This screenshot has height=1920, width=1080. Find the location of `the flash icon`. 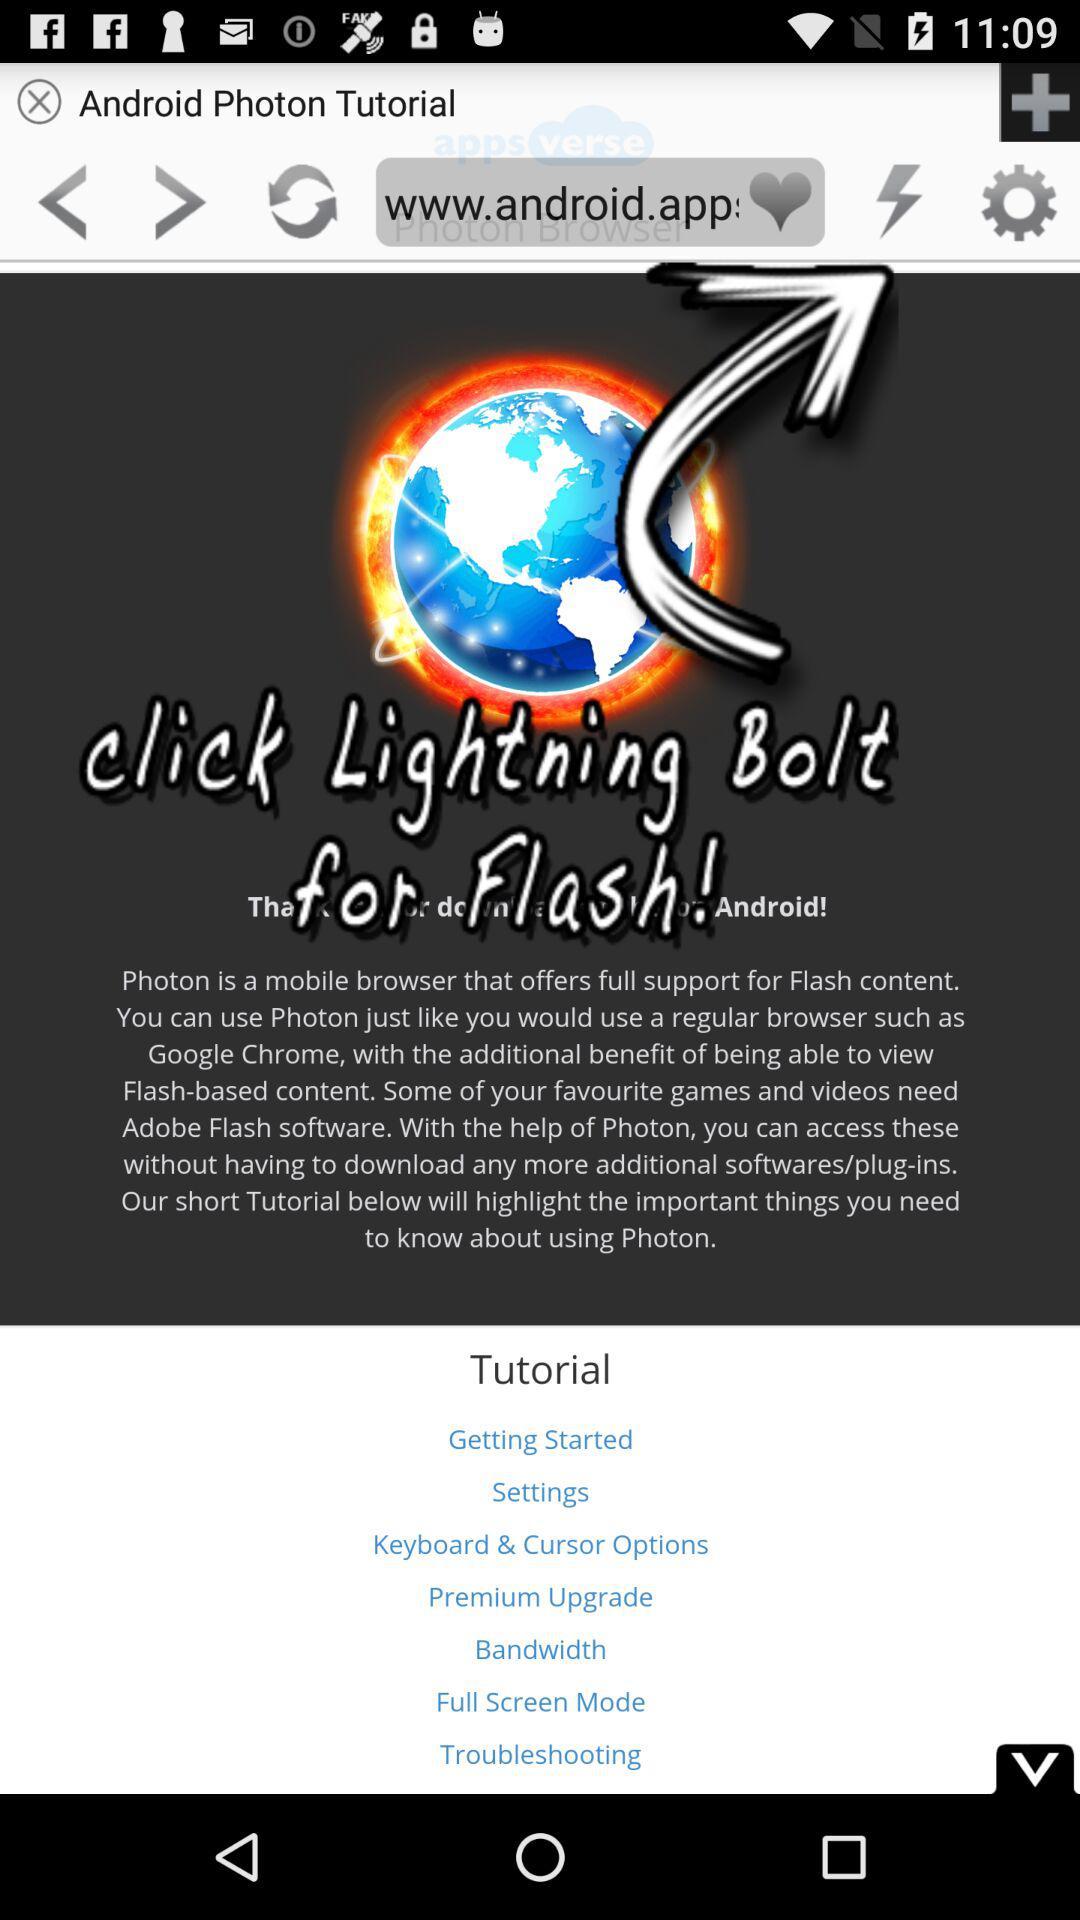

the flash icon is located at coordinates (897, 216).